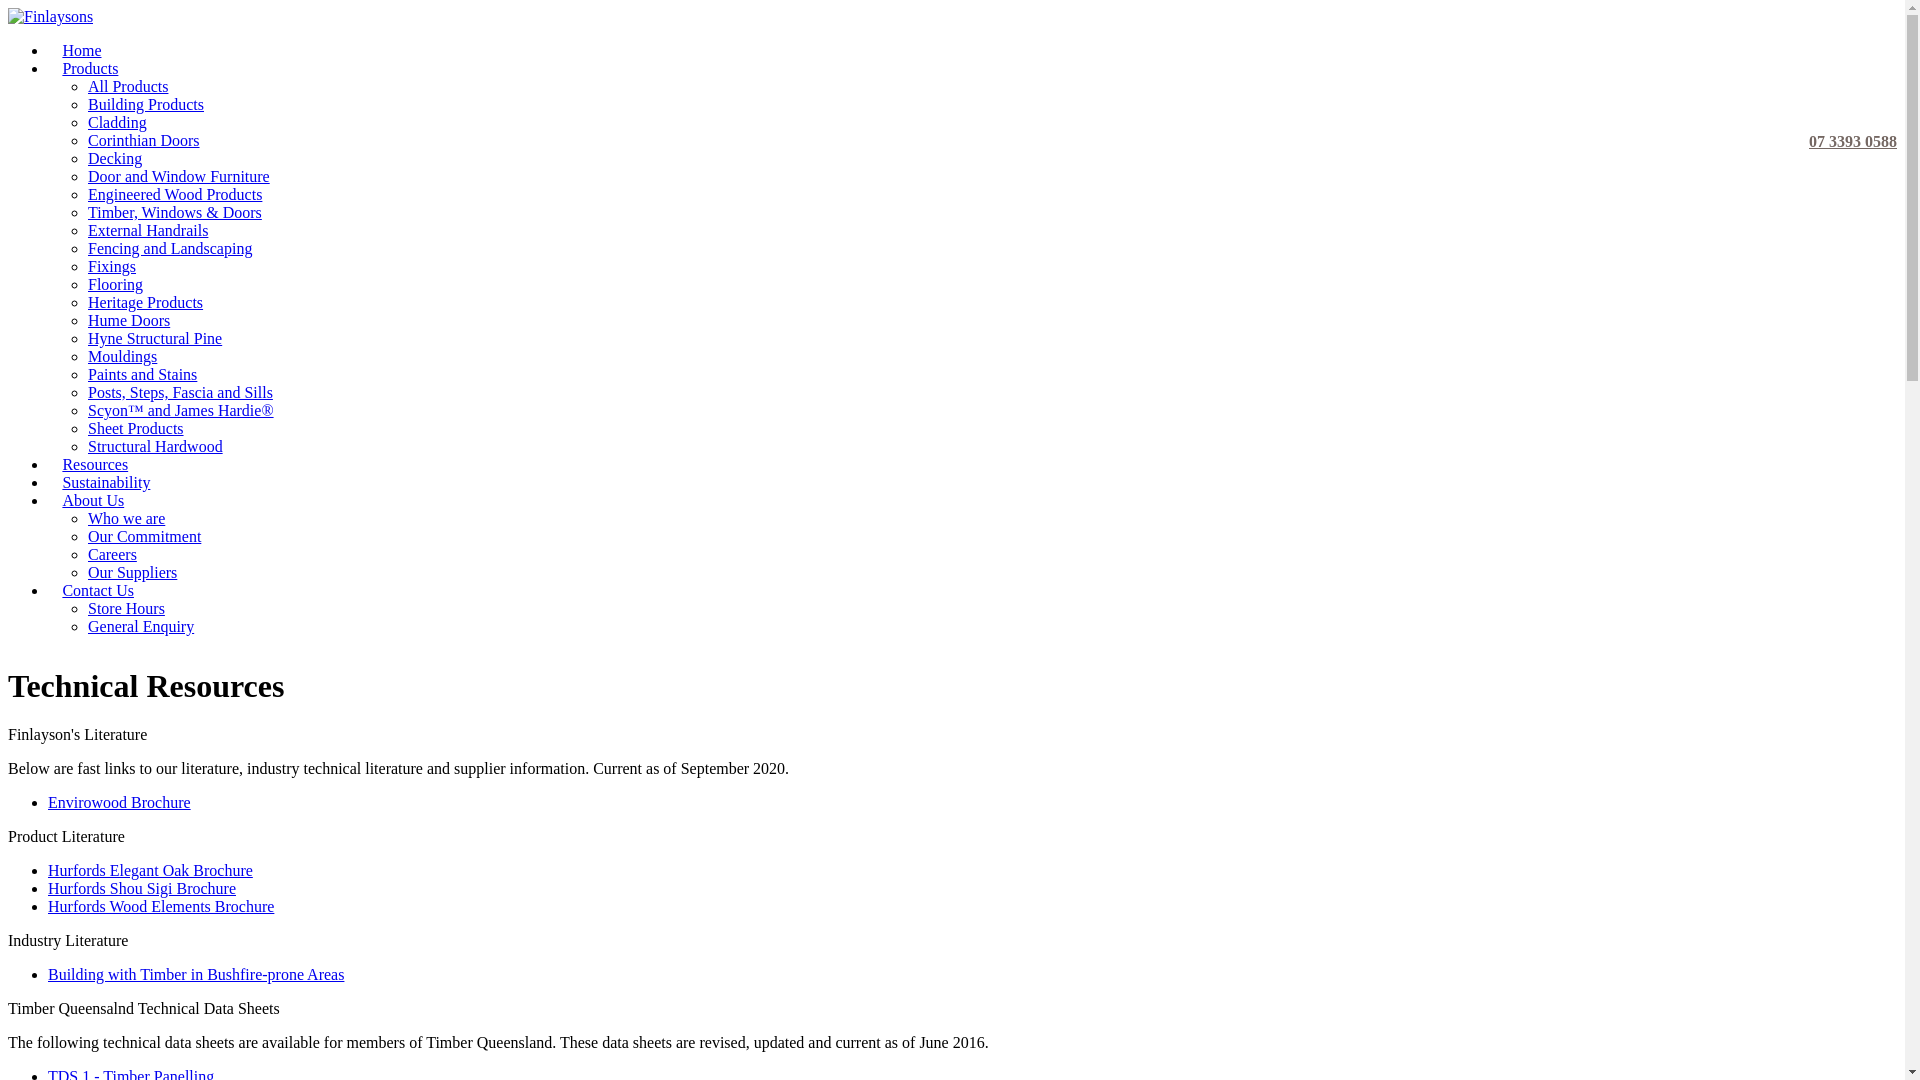 This screenshot has height=1080, width=1920. I want to click on 'Hurfords Elegant Oak Brochure', so click(149, 869).